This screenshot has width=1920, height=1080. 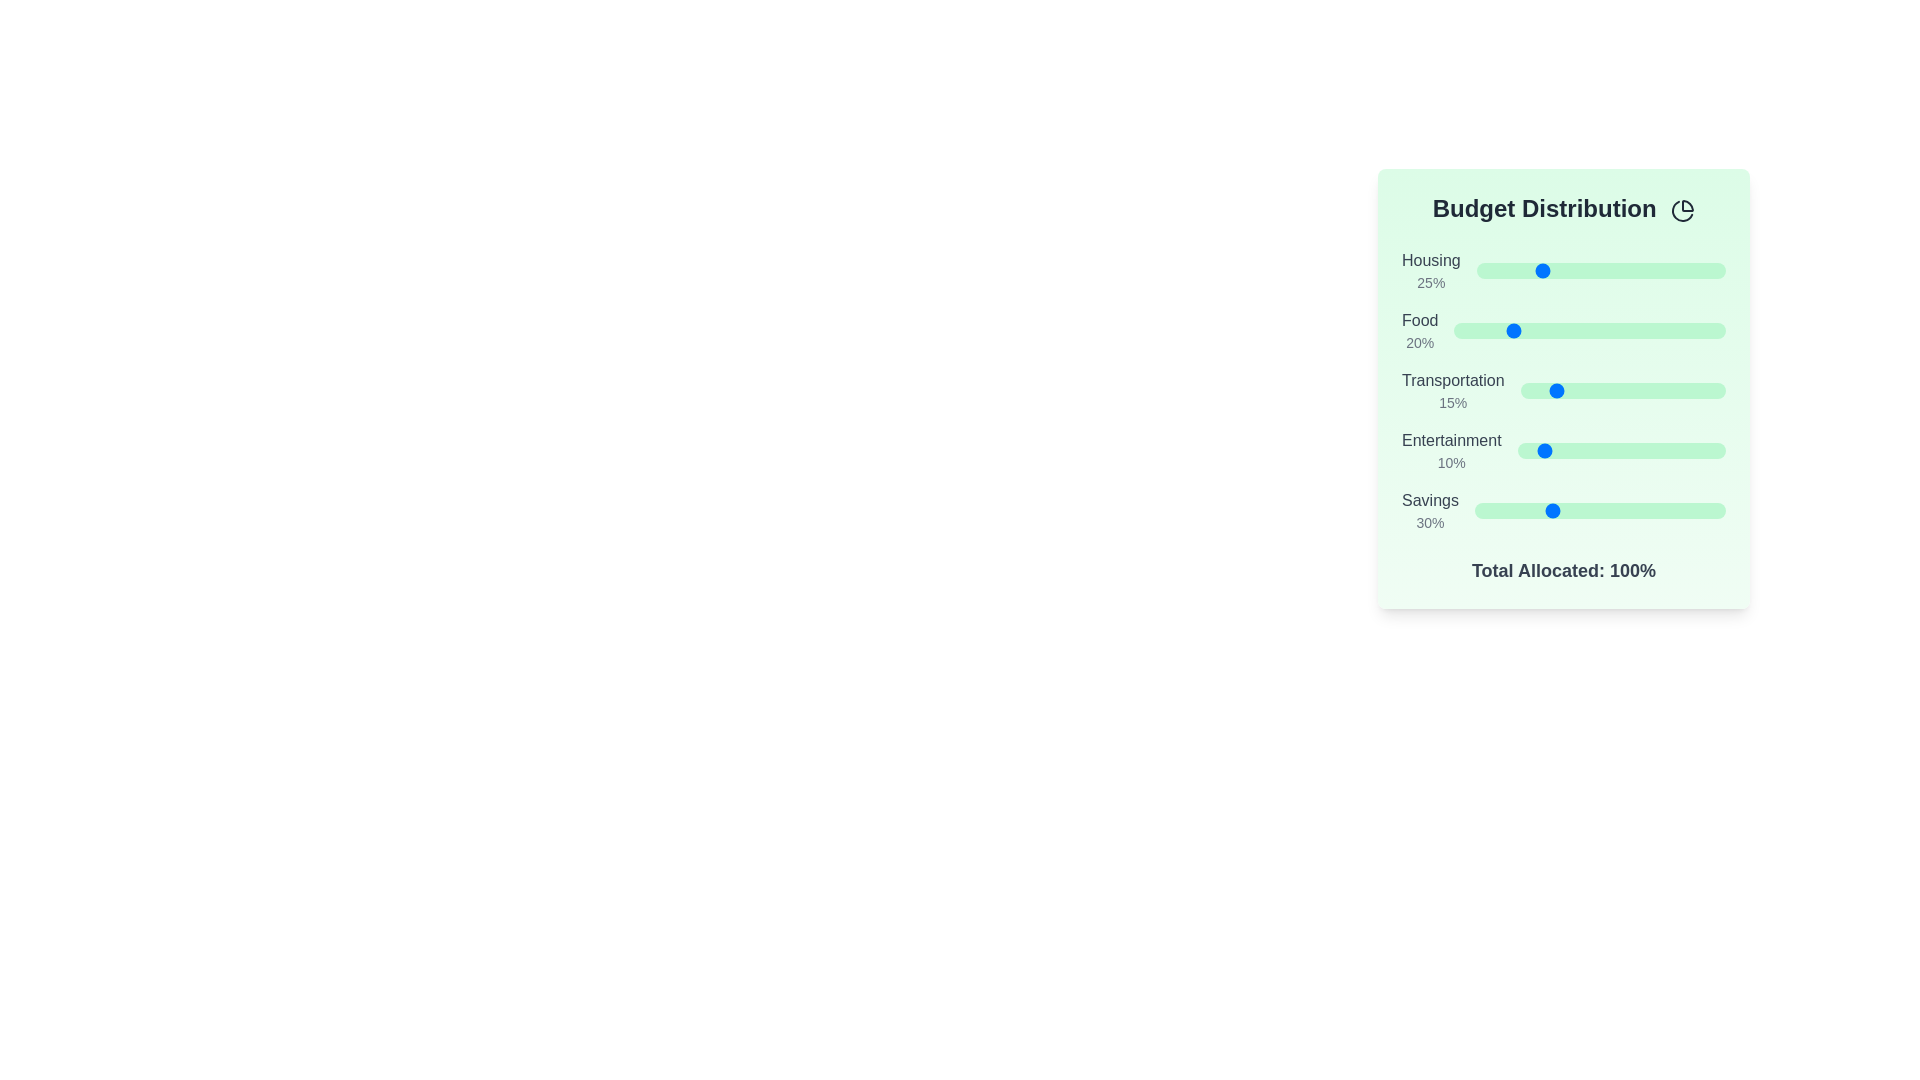 What do you see at coordinates (1681, 330) in the screenshot?
I see `the 'Food' slider to set its value to 84` at bounding box center [1681, 330].